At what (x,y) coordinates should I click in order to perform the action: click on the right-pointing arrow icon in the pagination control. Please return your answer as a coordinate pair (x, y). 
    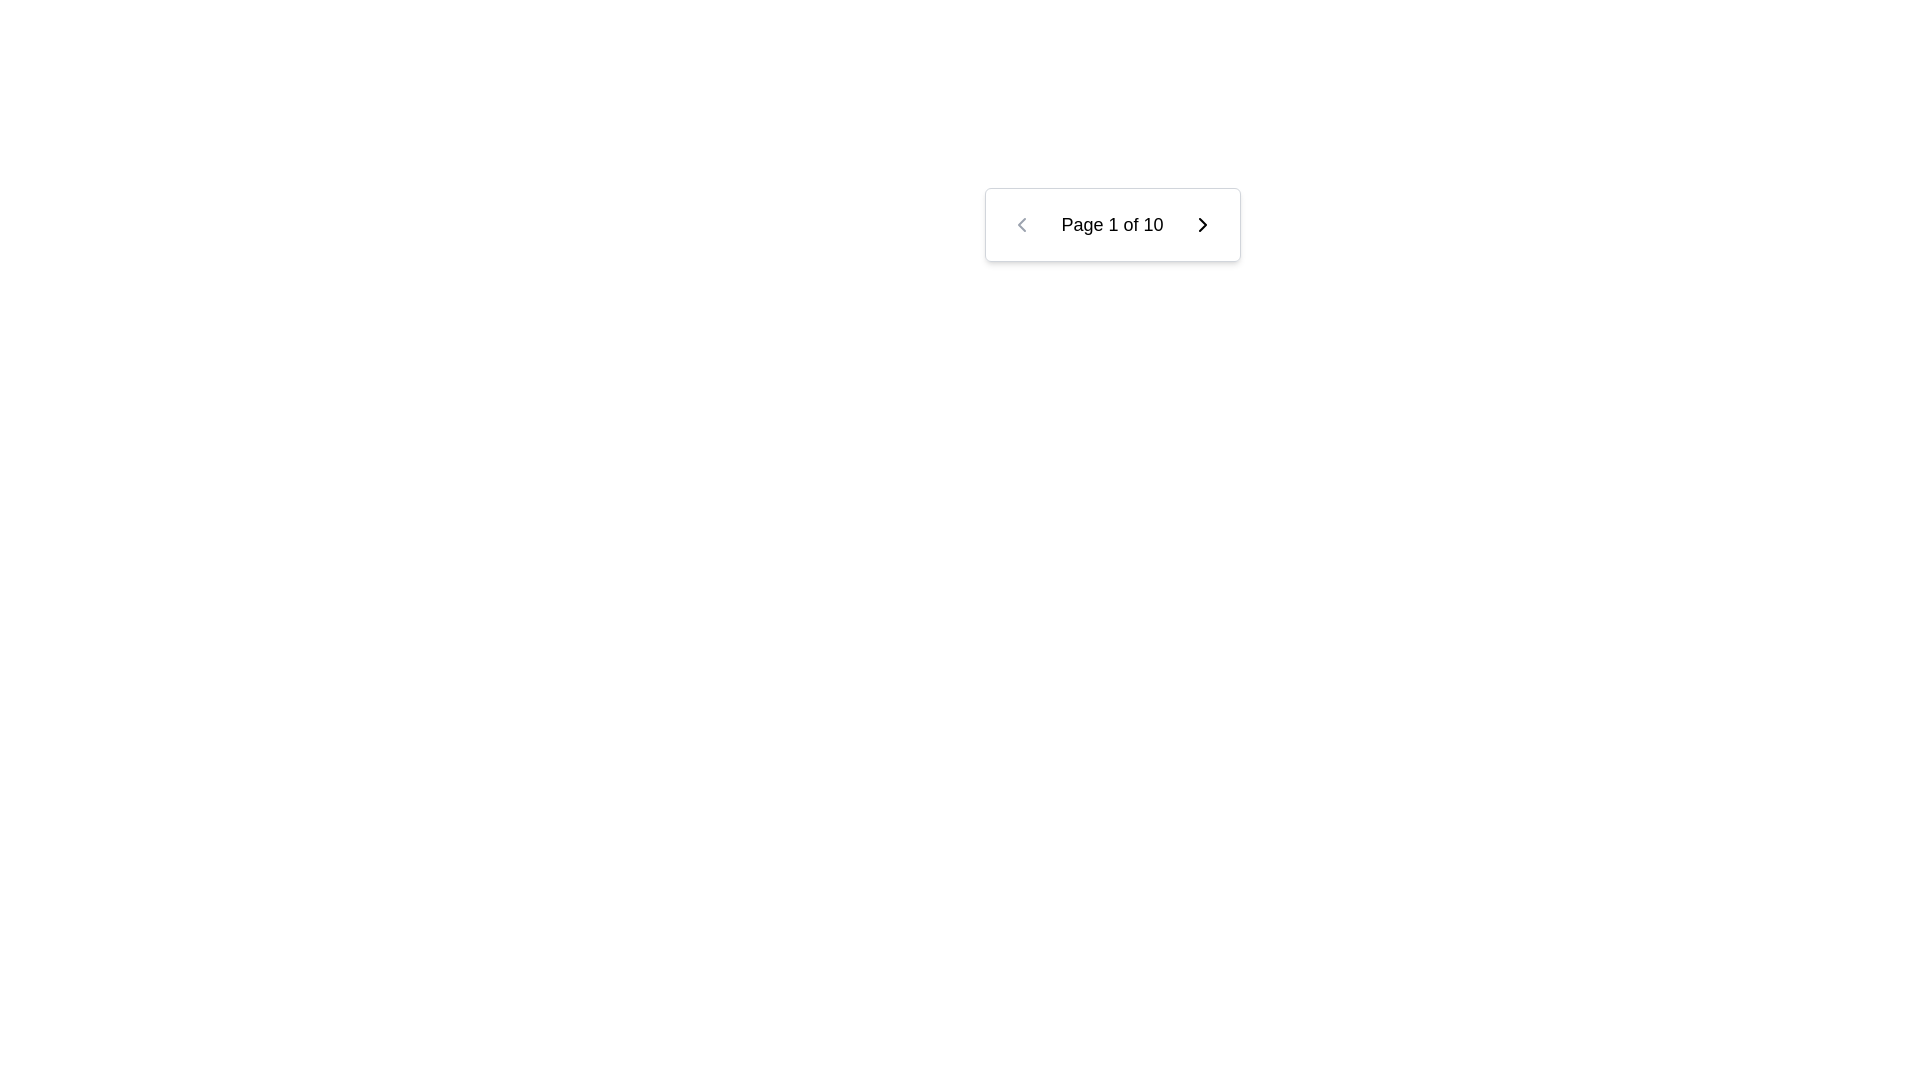
    Looking at the image, I should click on (1202, 224).